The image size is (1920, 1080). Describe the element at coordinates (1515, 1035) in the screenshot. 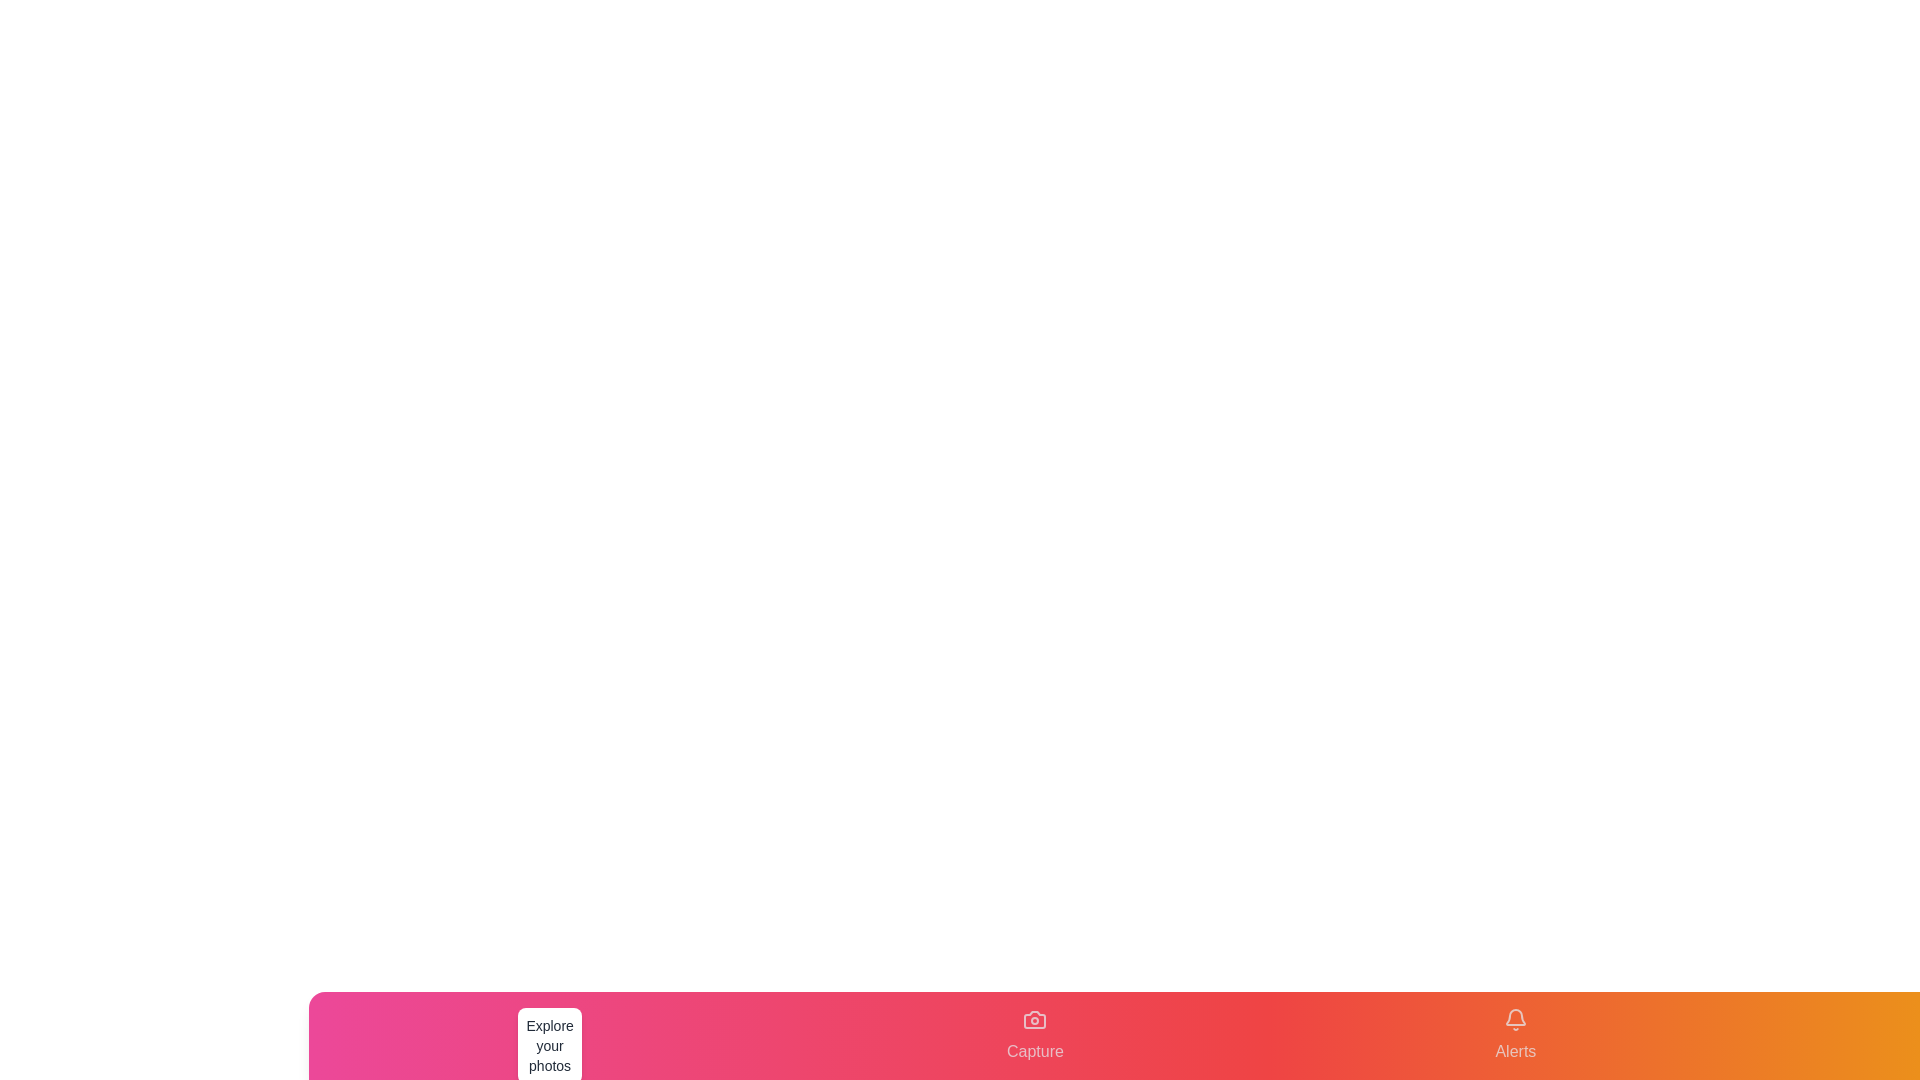

I see `the tab labeled Alerts` at that location.